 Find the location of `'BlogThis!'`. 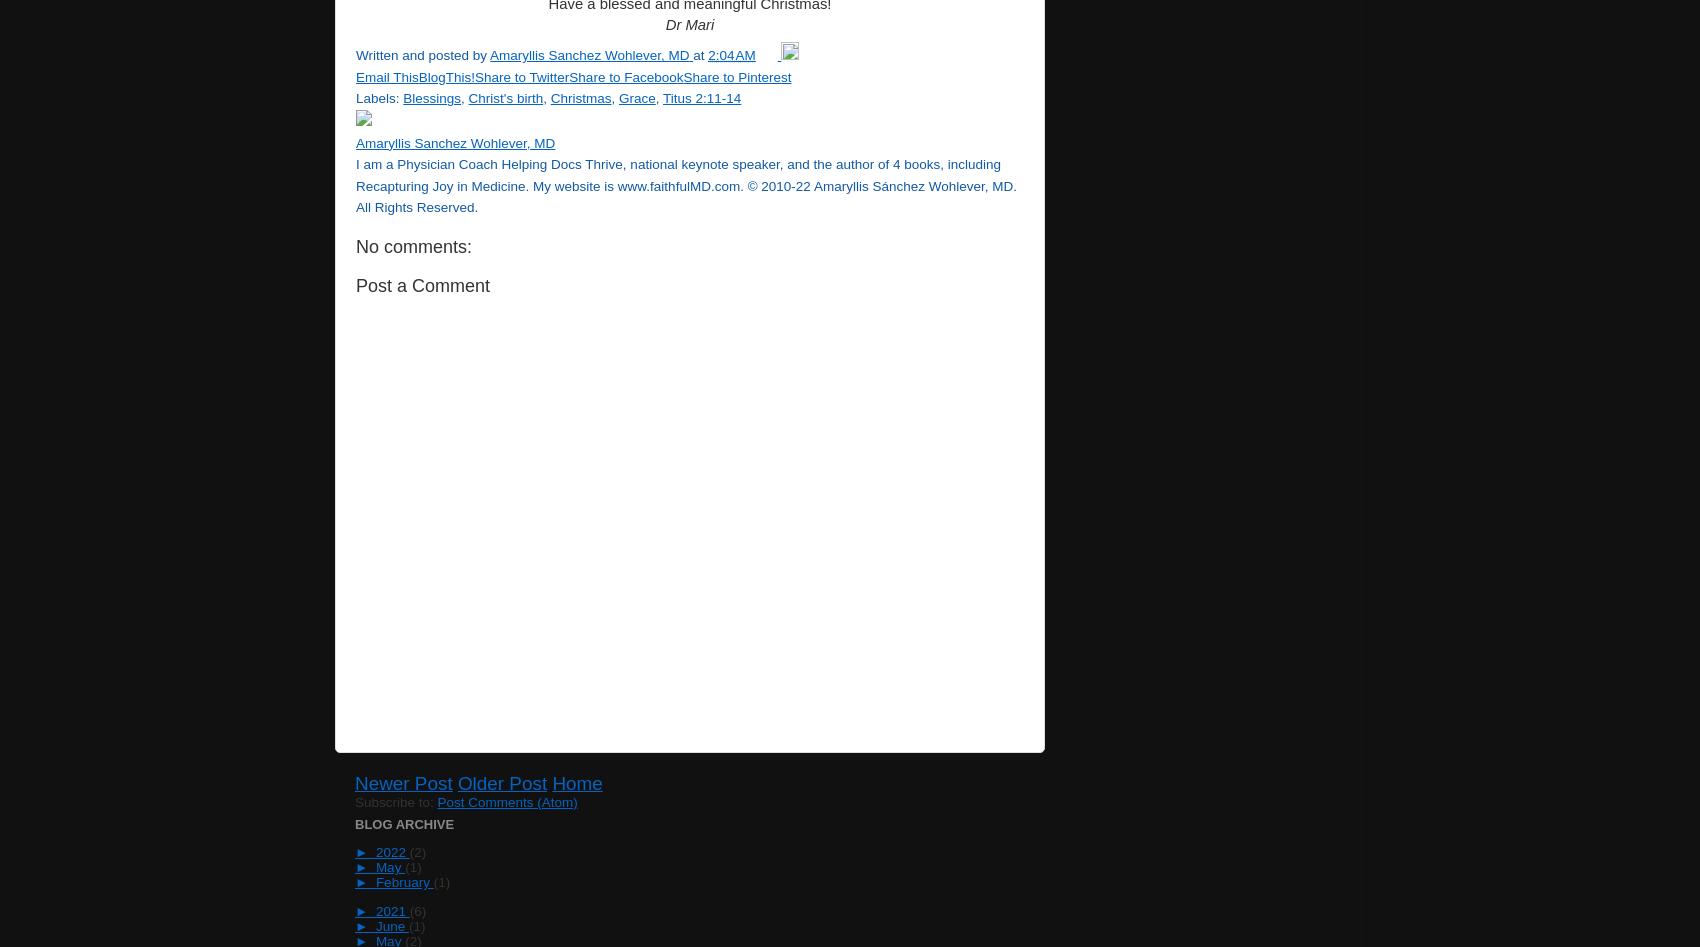

'BlogThis!' is located at coordinates (446, 76).